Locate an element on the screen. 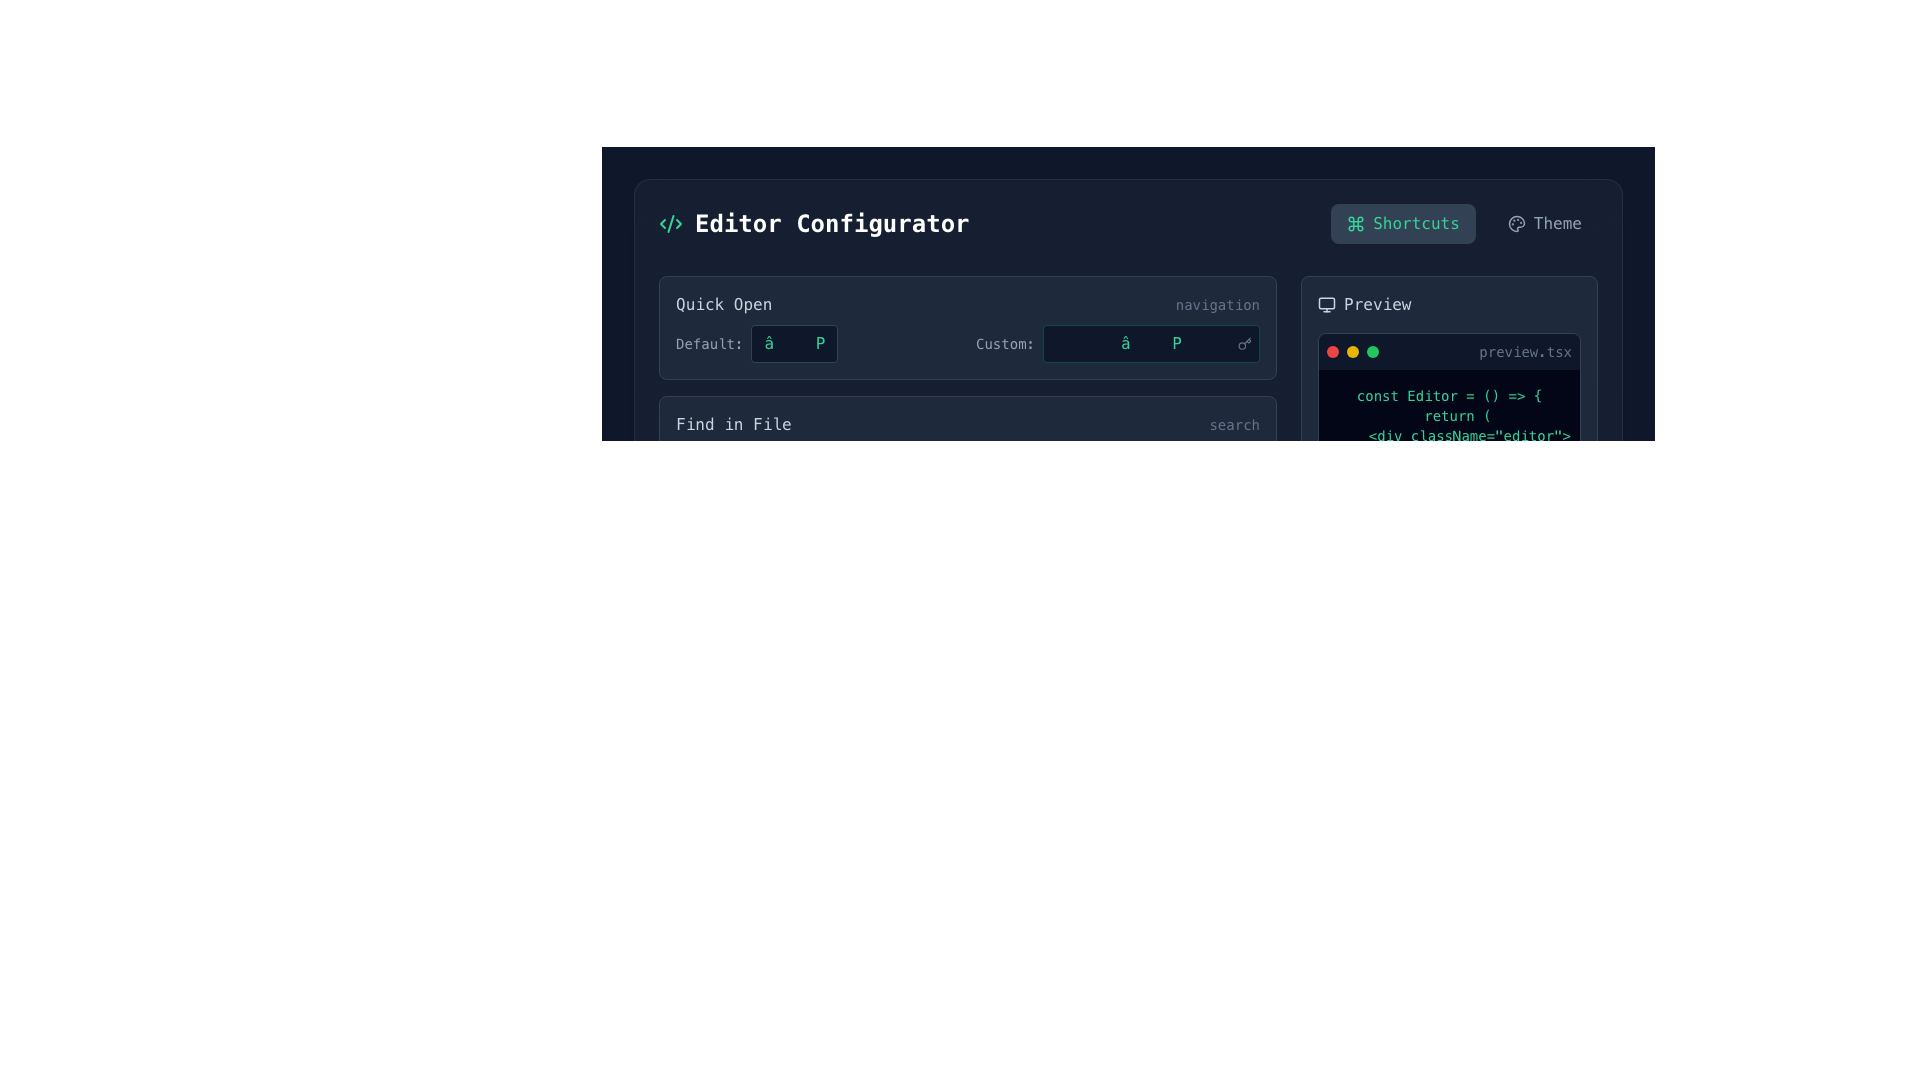 The height and width of the screenshot is (1080, 1920). the Header bar located at the top of the 'Preview' panel, which indicates the name of the preview file currently being displayed is located at coordinates (1449, 350).